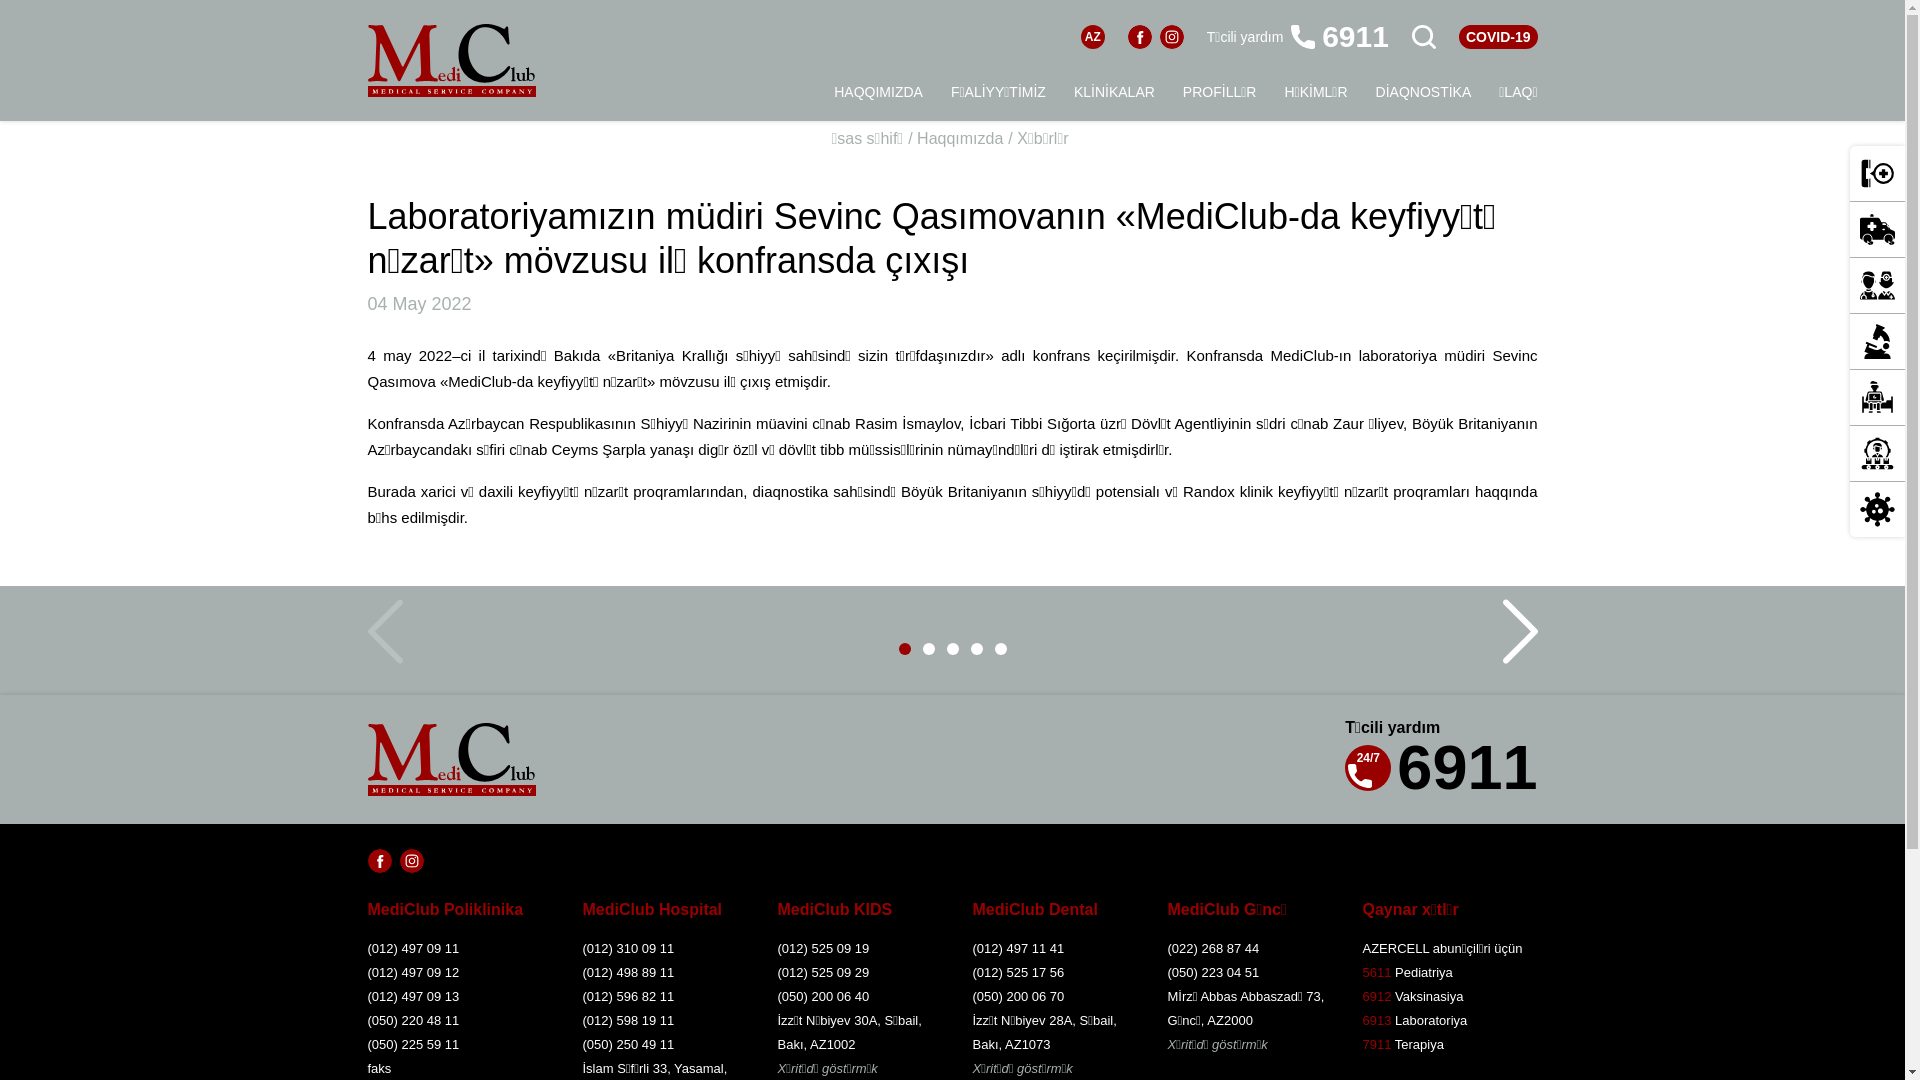 The height and width of the screenshot is (1080, 1920). I want to click on '(050) 200 06 40', so click(858, 996).